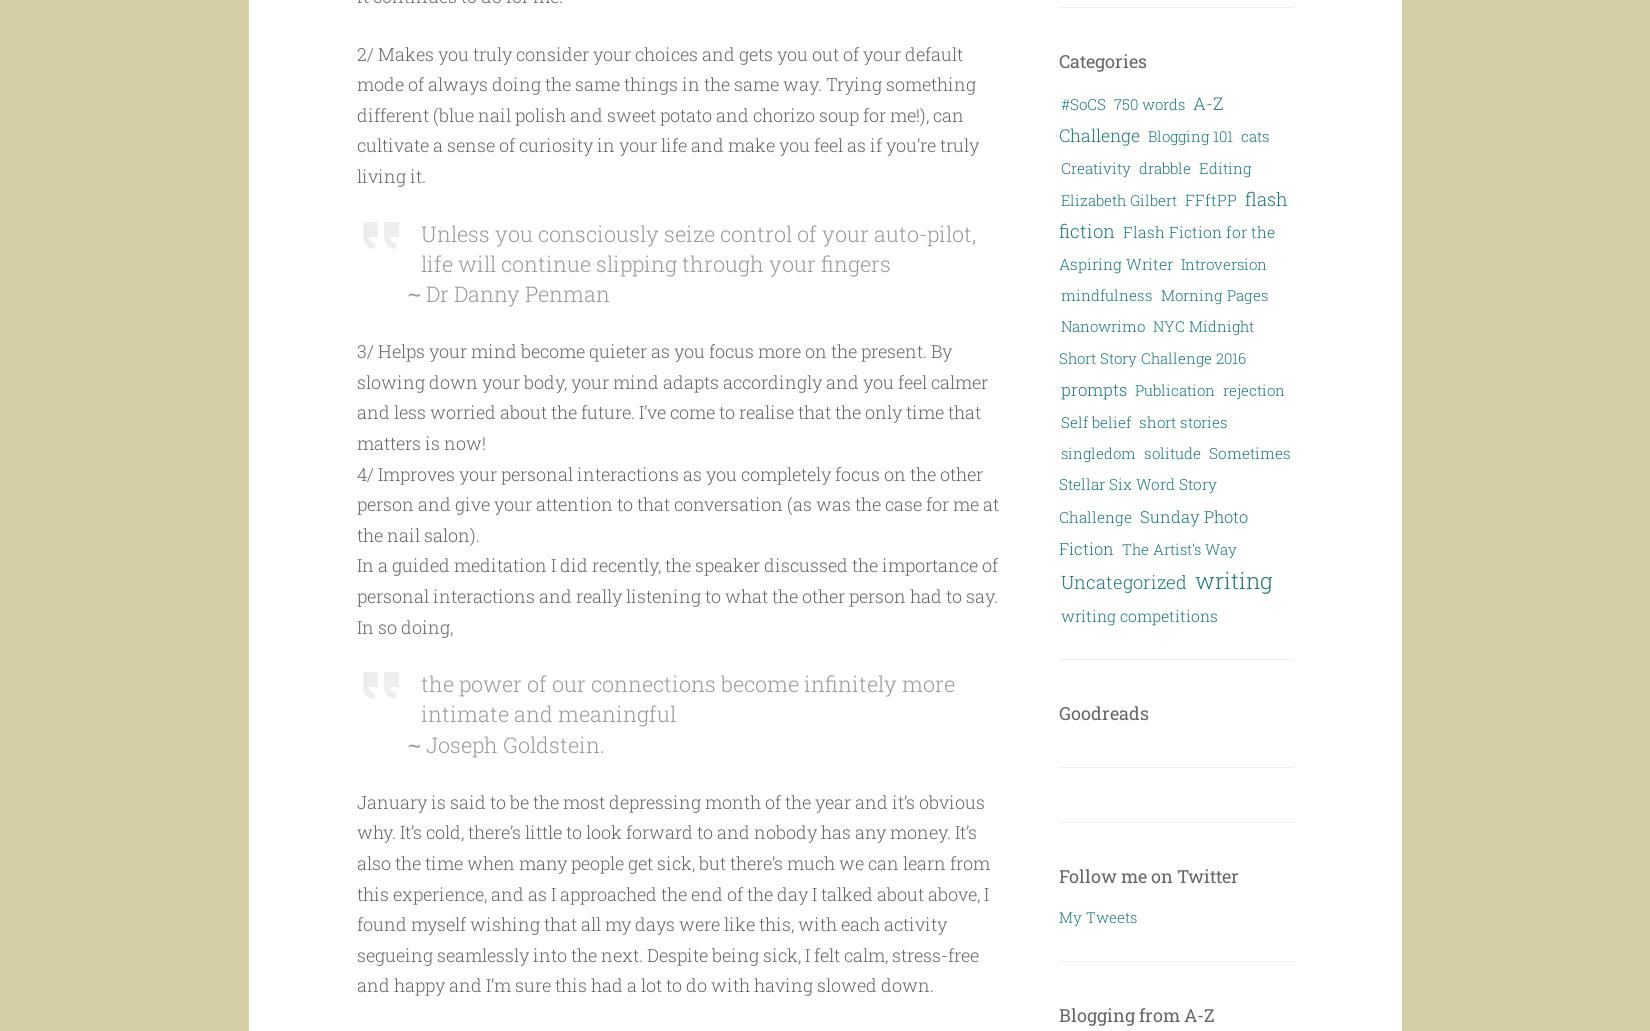  Describe the element at coordinates (1225, 166) in the screenshot. I see `'Editing'` at that location.